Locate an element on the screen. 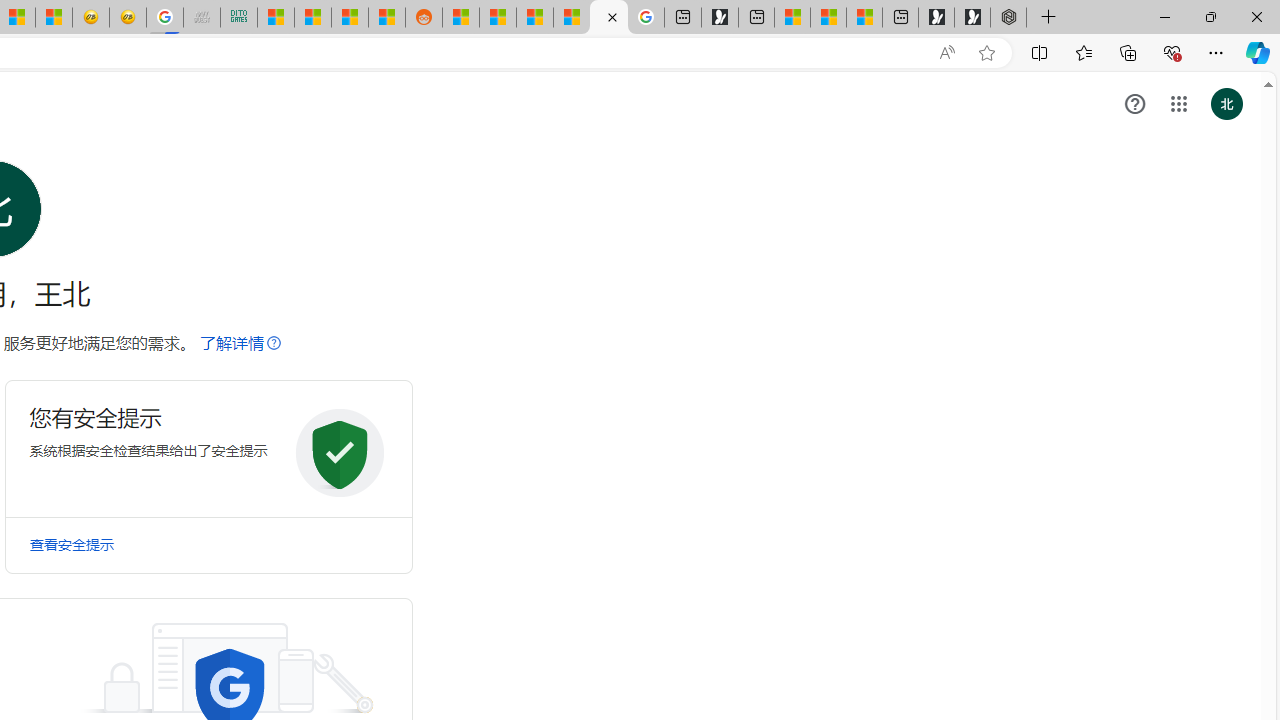 The height and width of the screenshot is (720, 1280). 'These 3 Stocks Pay You More Than 5% to Own Them' is located at coordinates (864, 17).